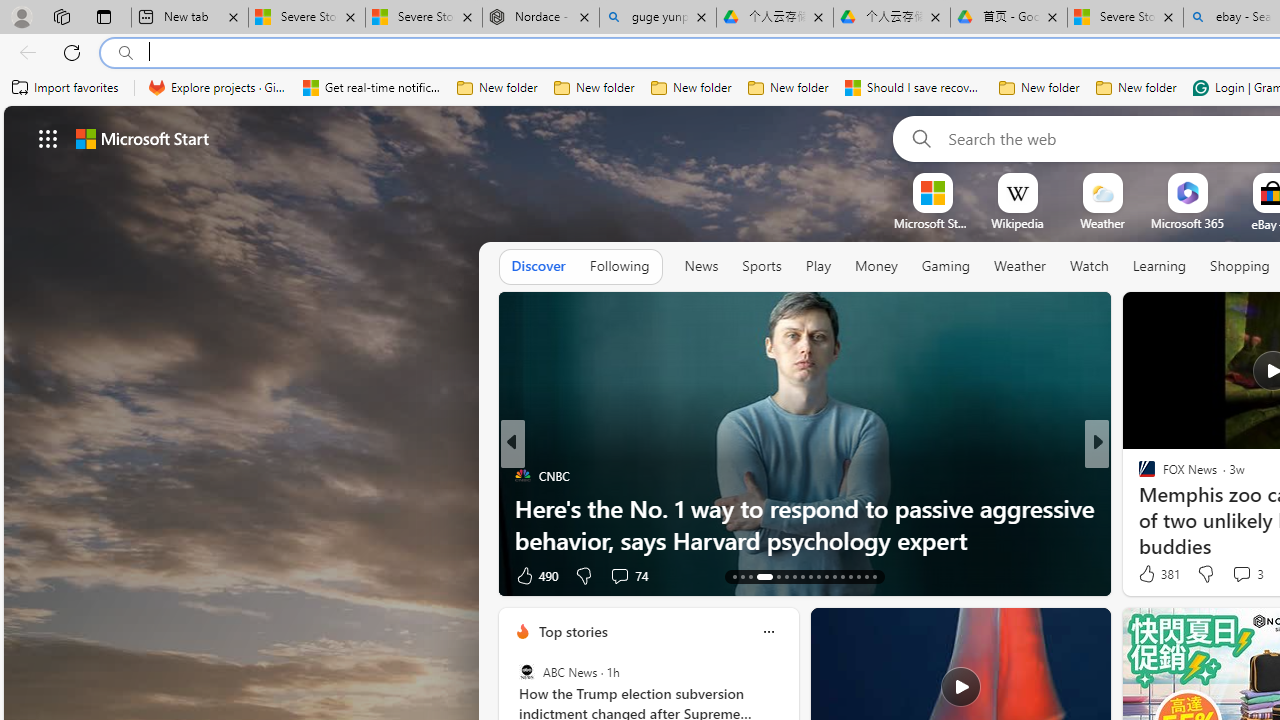 The height and width of the screenshot is (720, 1280). I want to click on 'AutomationID: tab-21', so click(810, 577).